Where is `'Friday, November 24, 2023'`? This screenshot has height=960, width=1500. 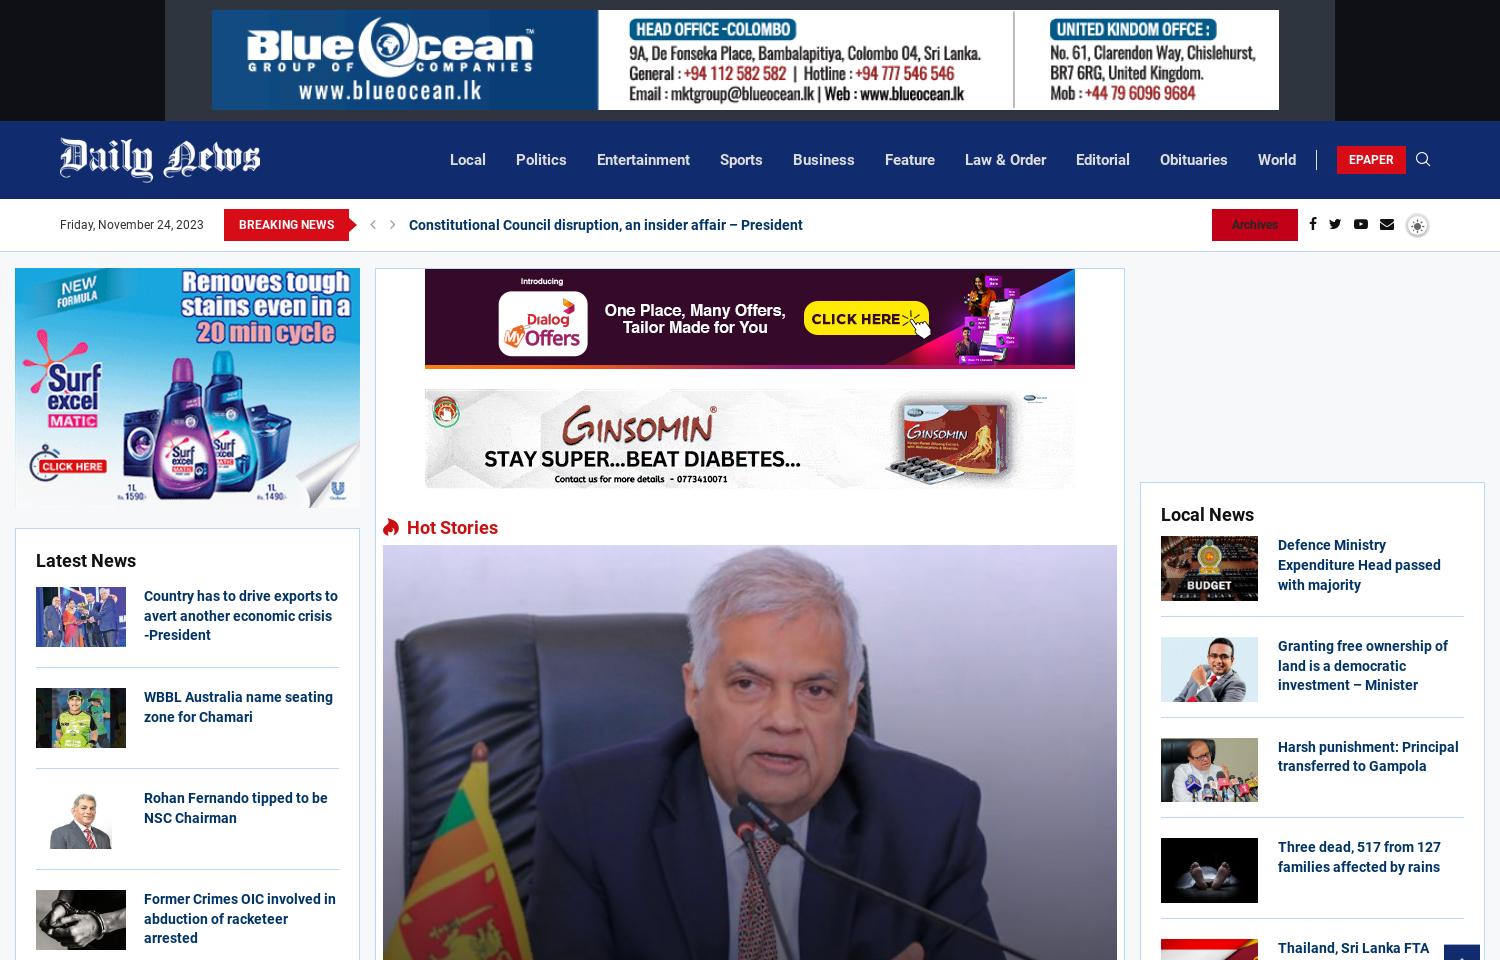 'Friday, November 24, 2023' is located at coordinates (60, 225).